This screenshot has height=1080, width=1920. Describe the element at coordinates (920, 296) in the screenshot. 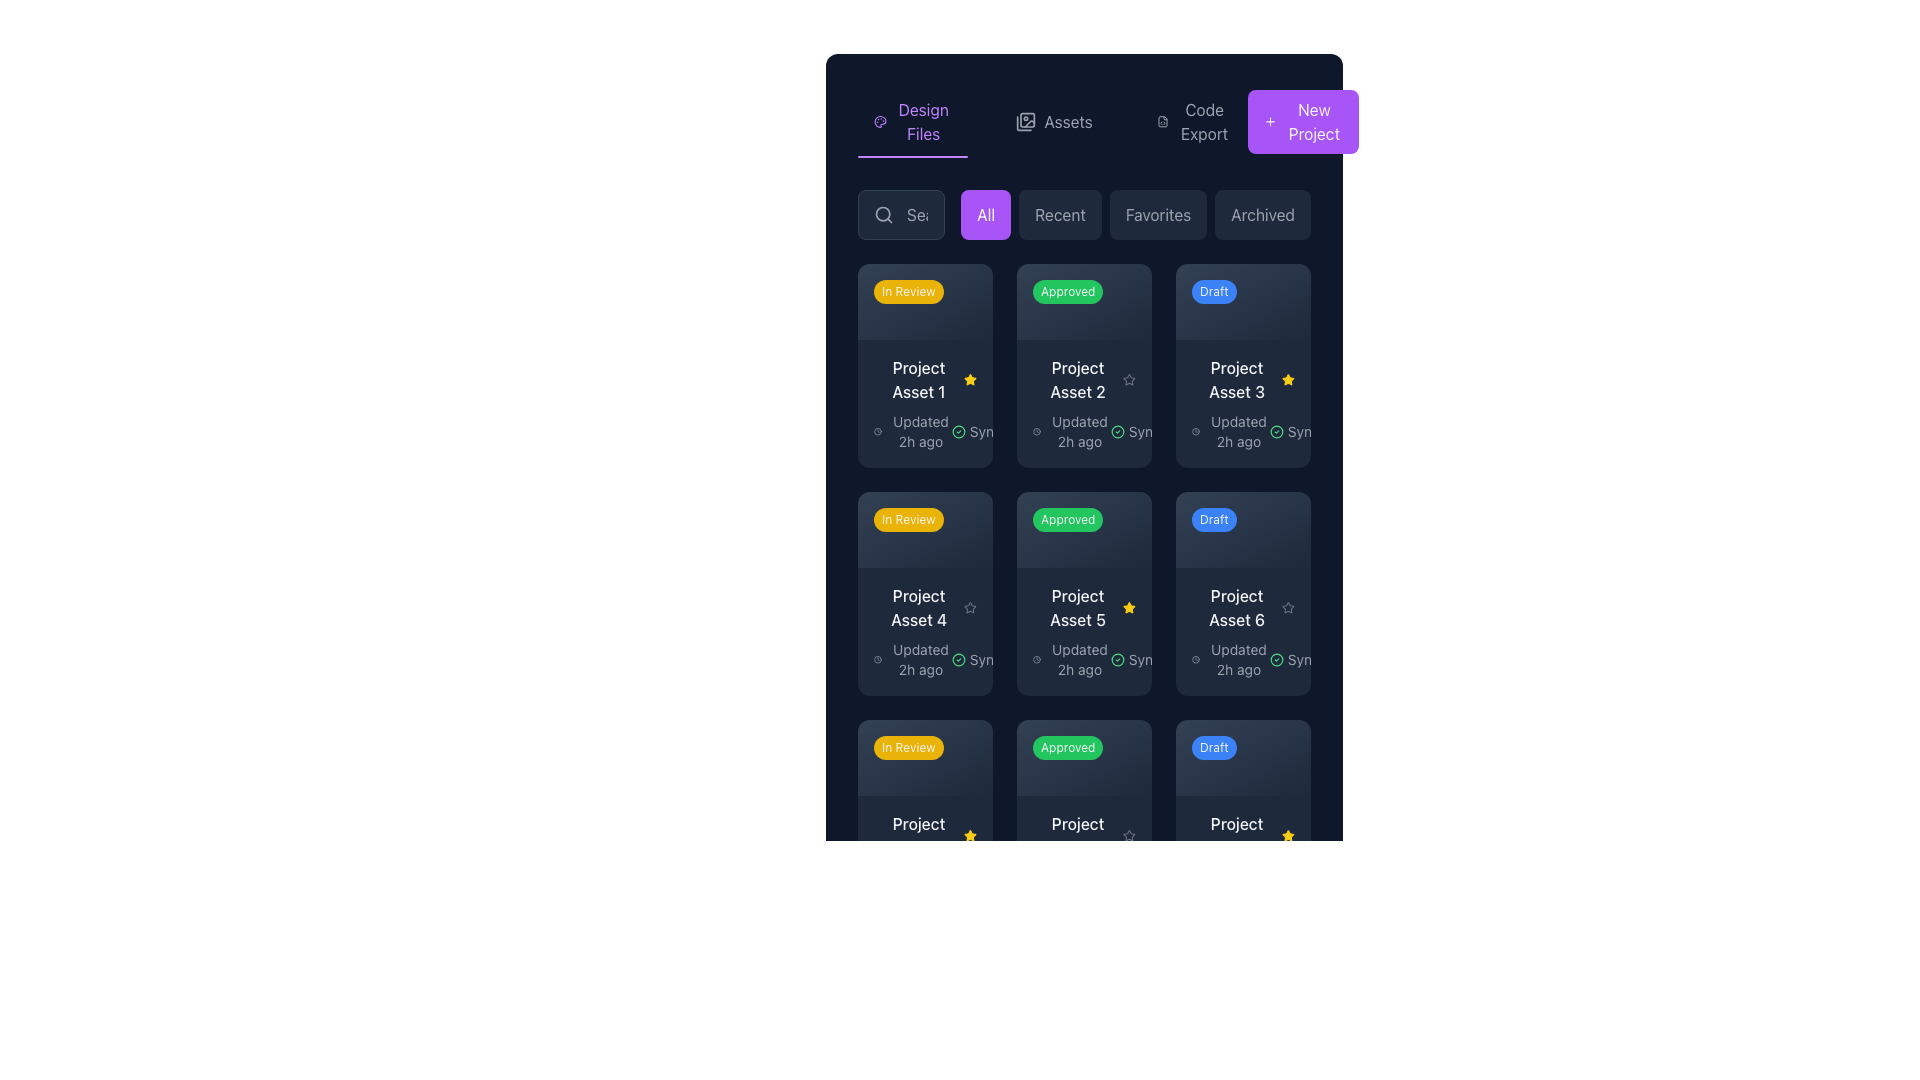

I see `the Label or Badge that indicates the status of the item on the card, which is positioned at the top-left corner above the text section` at that location.